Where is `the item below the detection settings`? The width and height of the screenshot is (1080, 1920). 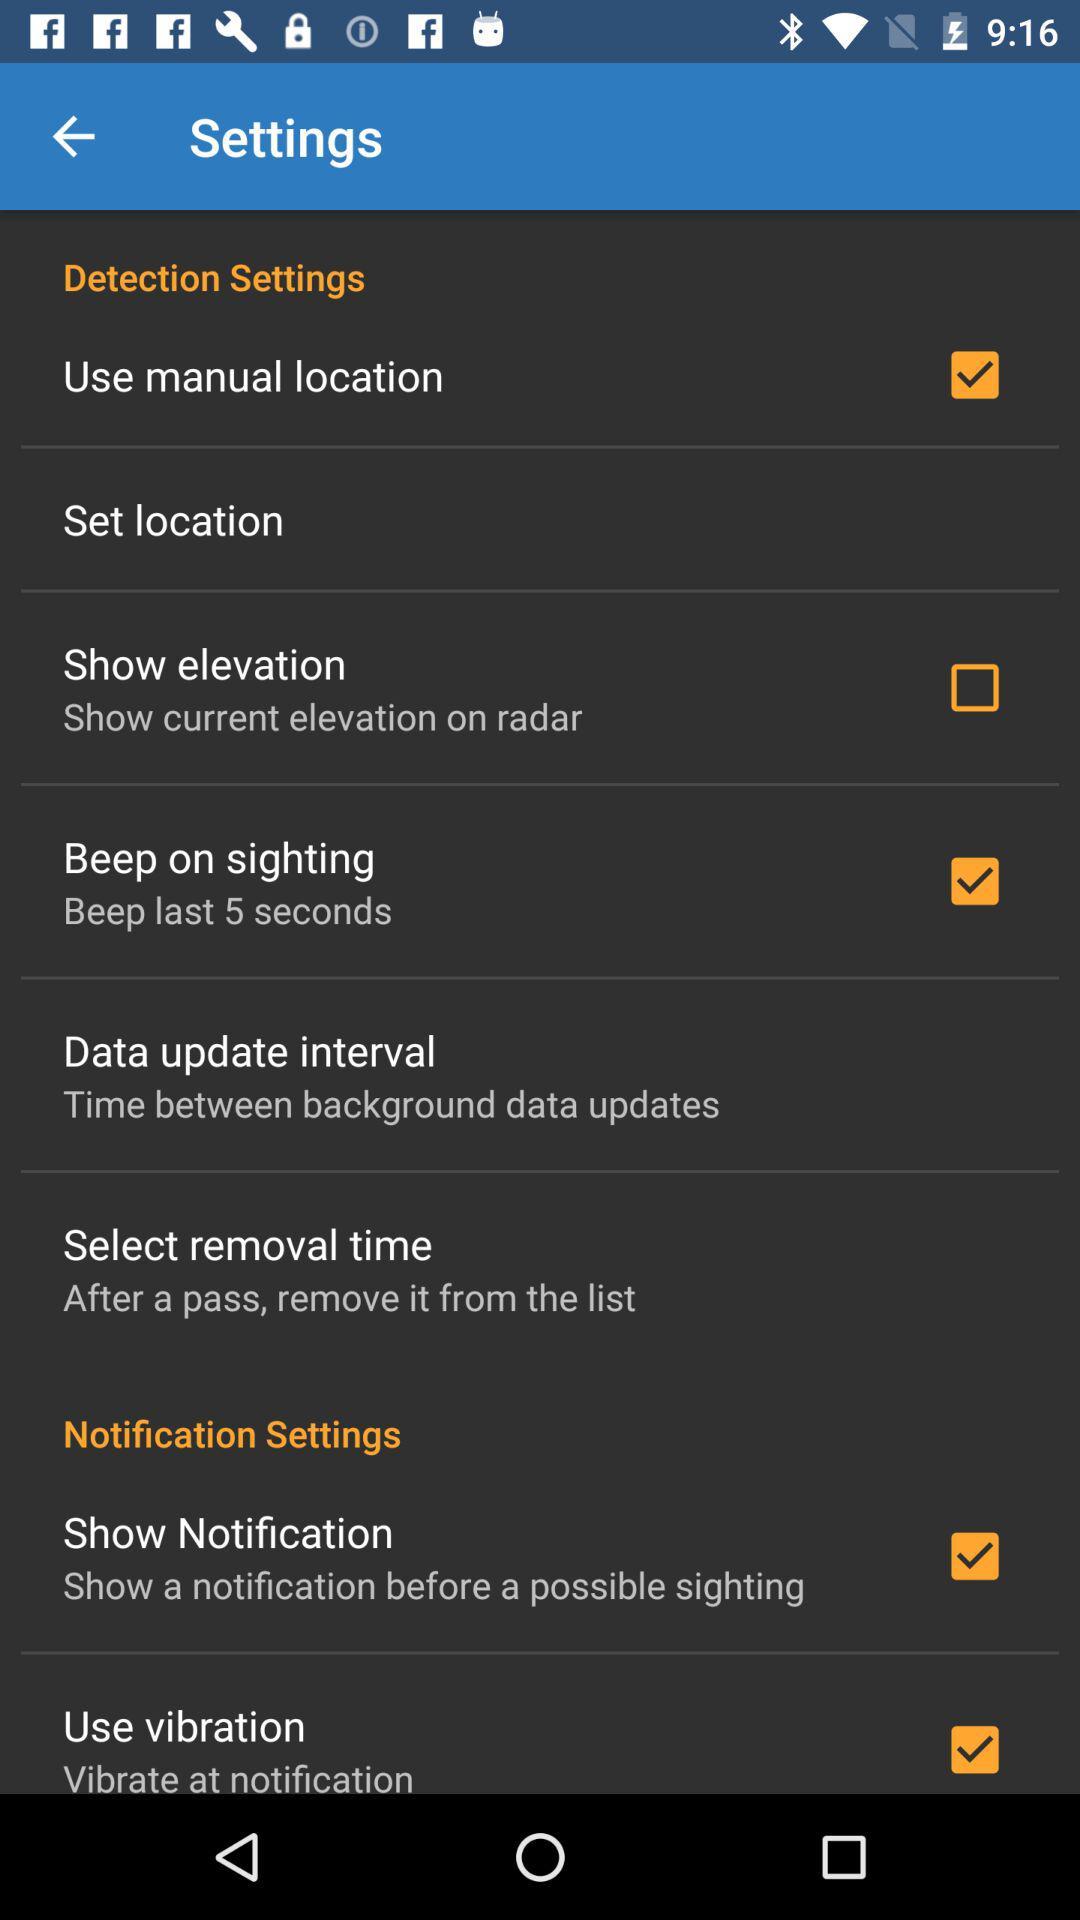 the item below the detection settings is located at coordinates (252, 374).